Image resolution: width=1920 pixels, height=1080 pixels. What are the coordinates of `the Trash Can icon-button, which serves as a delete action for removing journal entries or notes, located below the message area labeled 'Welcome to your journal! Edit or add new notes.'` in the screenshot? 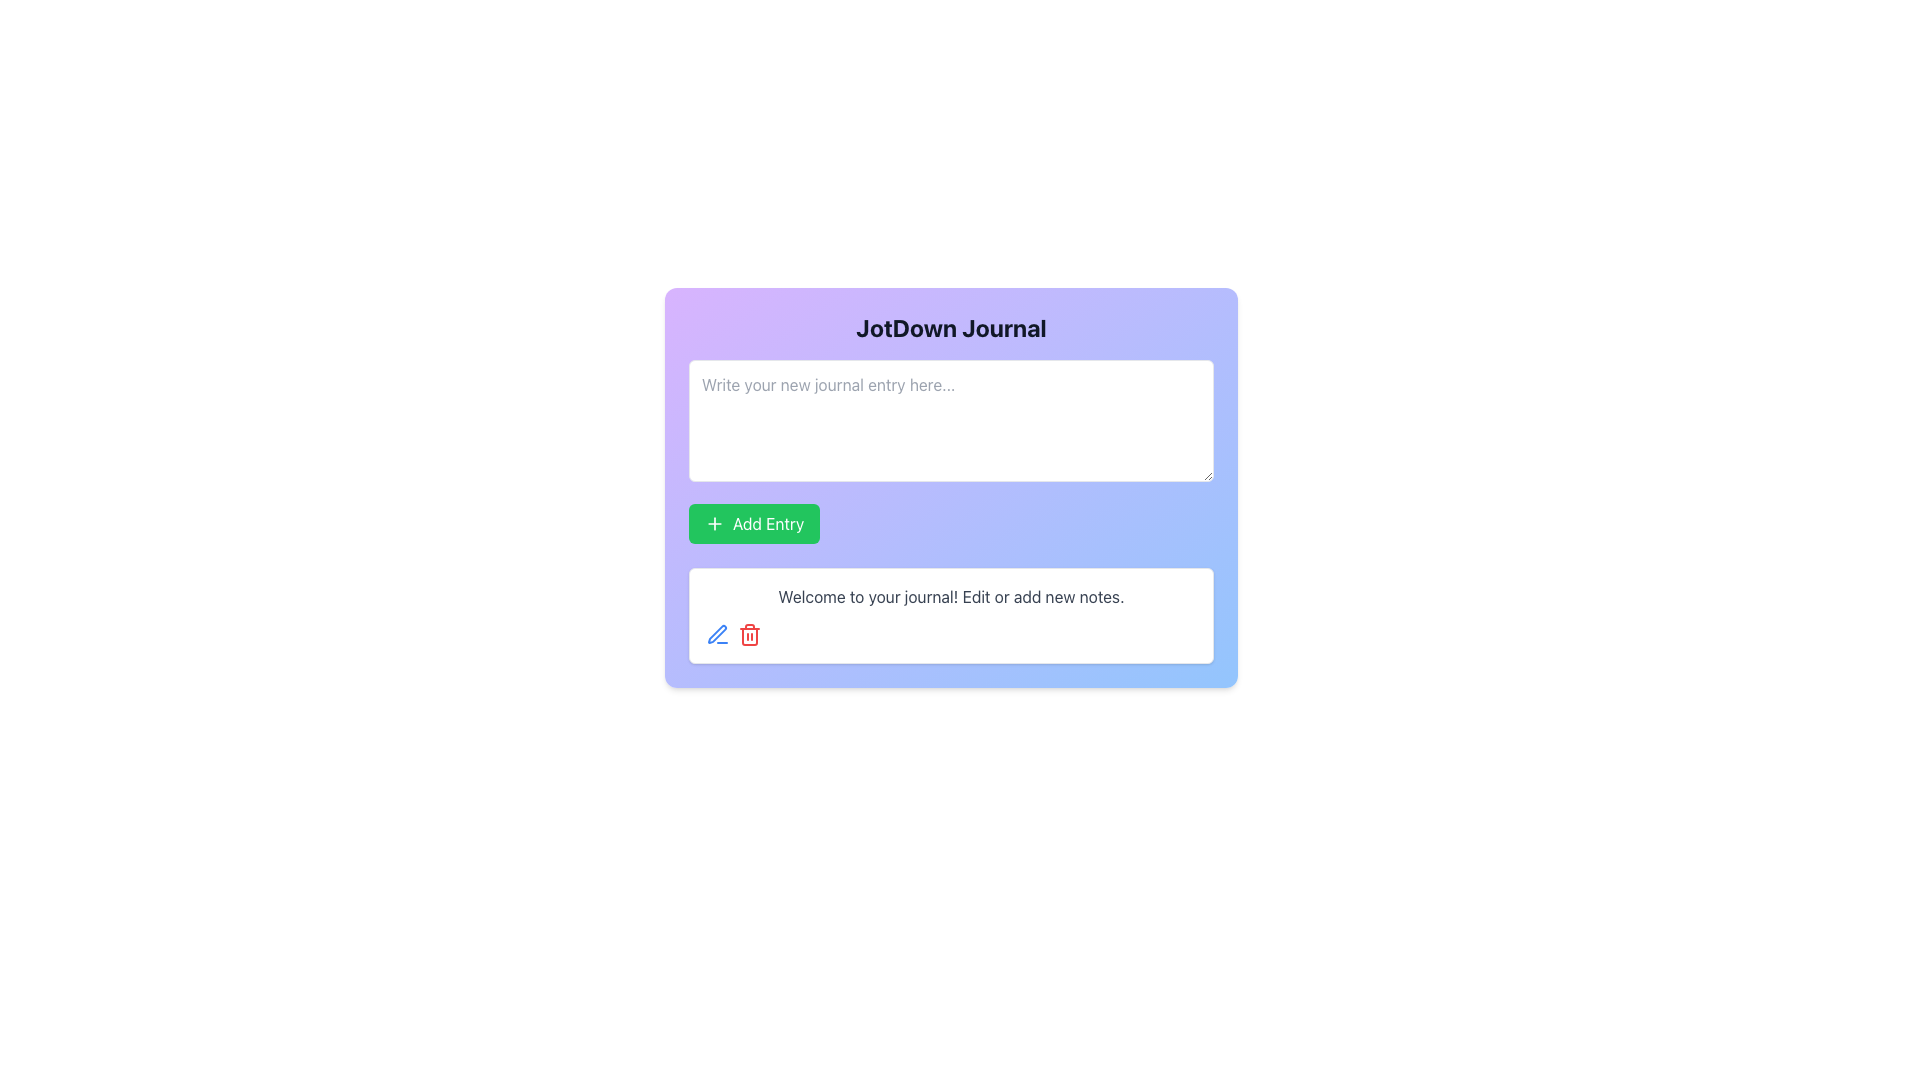 It's located at (748, 632).